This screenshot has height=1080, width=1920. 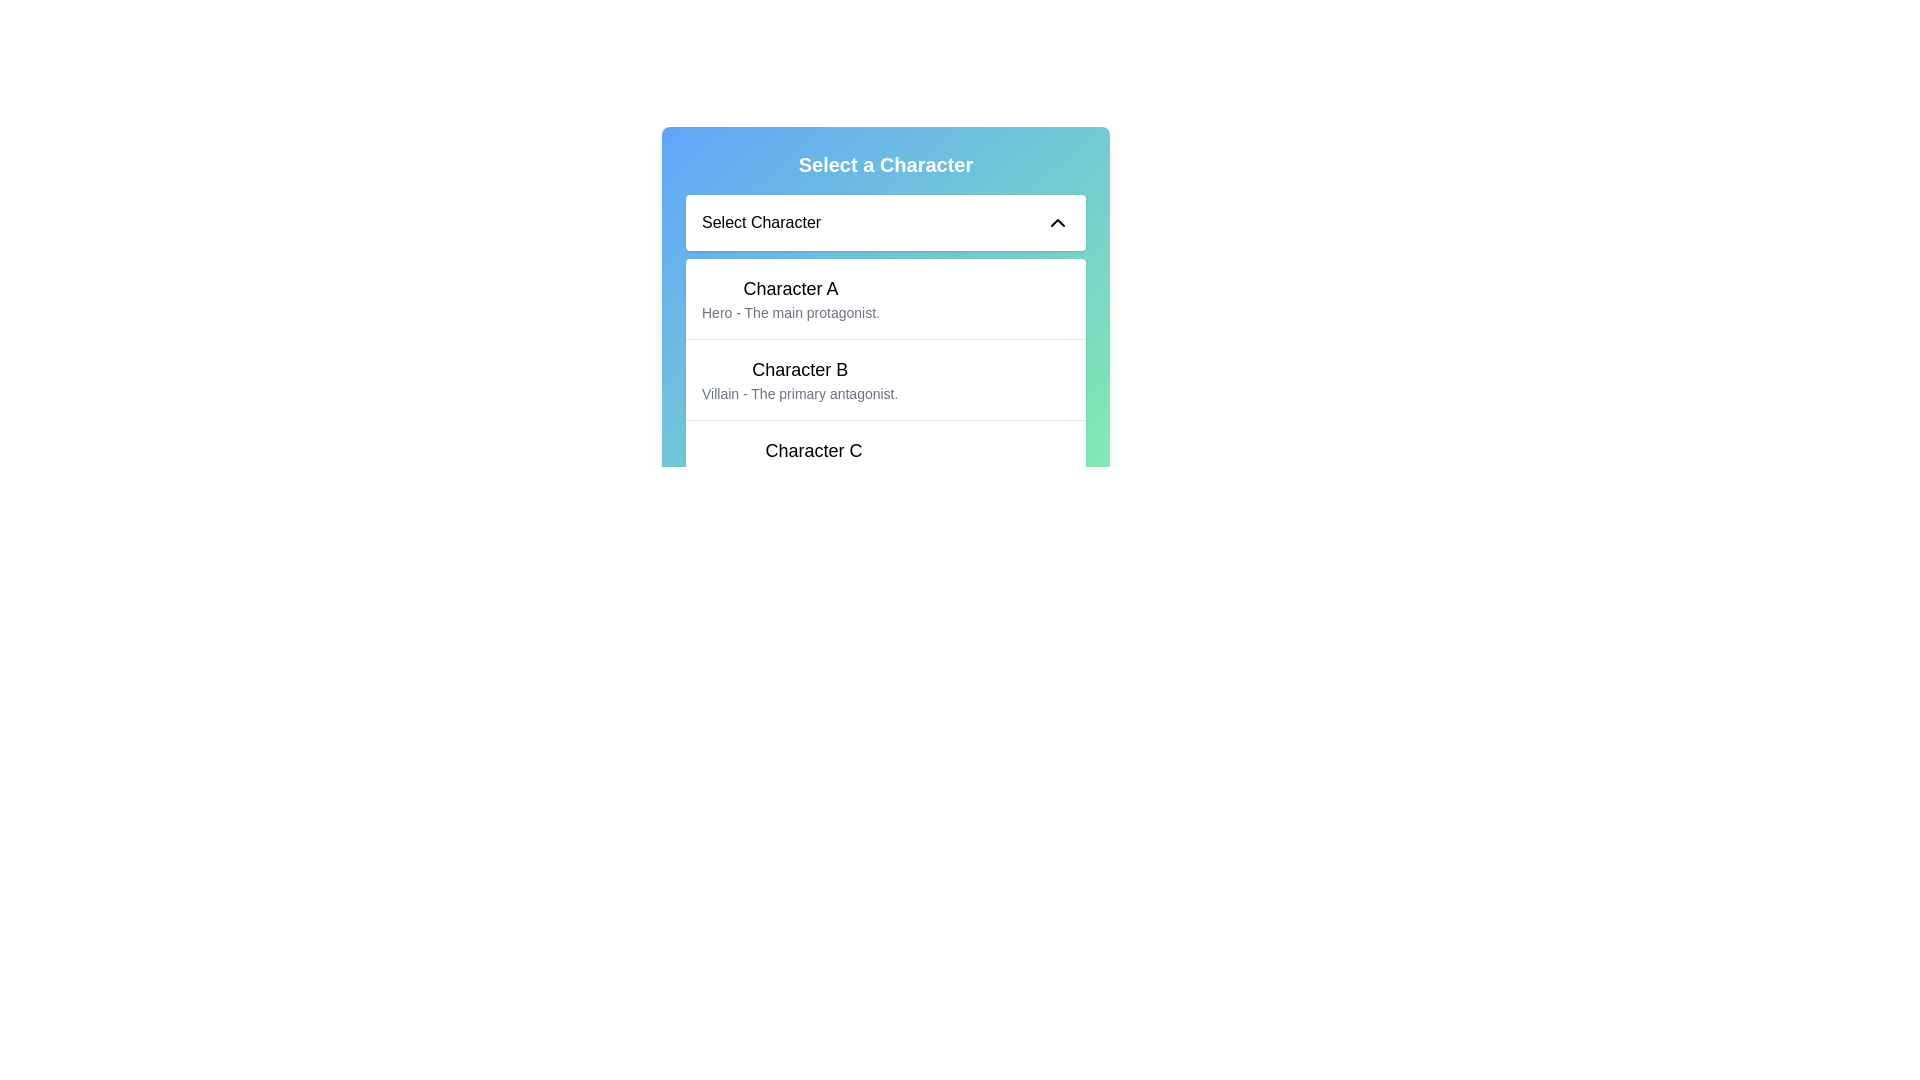 I want to click on text label that states 'Villain - The primary antagonist.', which is styled in a smaller gray font and positioned below the heading 'Character B' in the dropdown menu, so click(x=800, y=393).